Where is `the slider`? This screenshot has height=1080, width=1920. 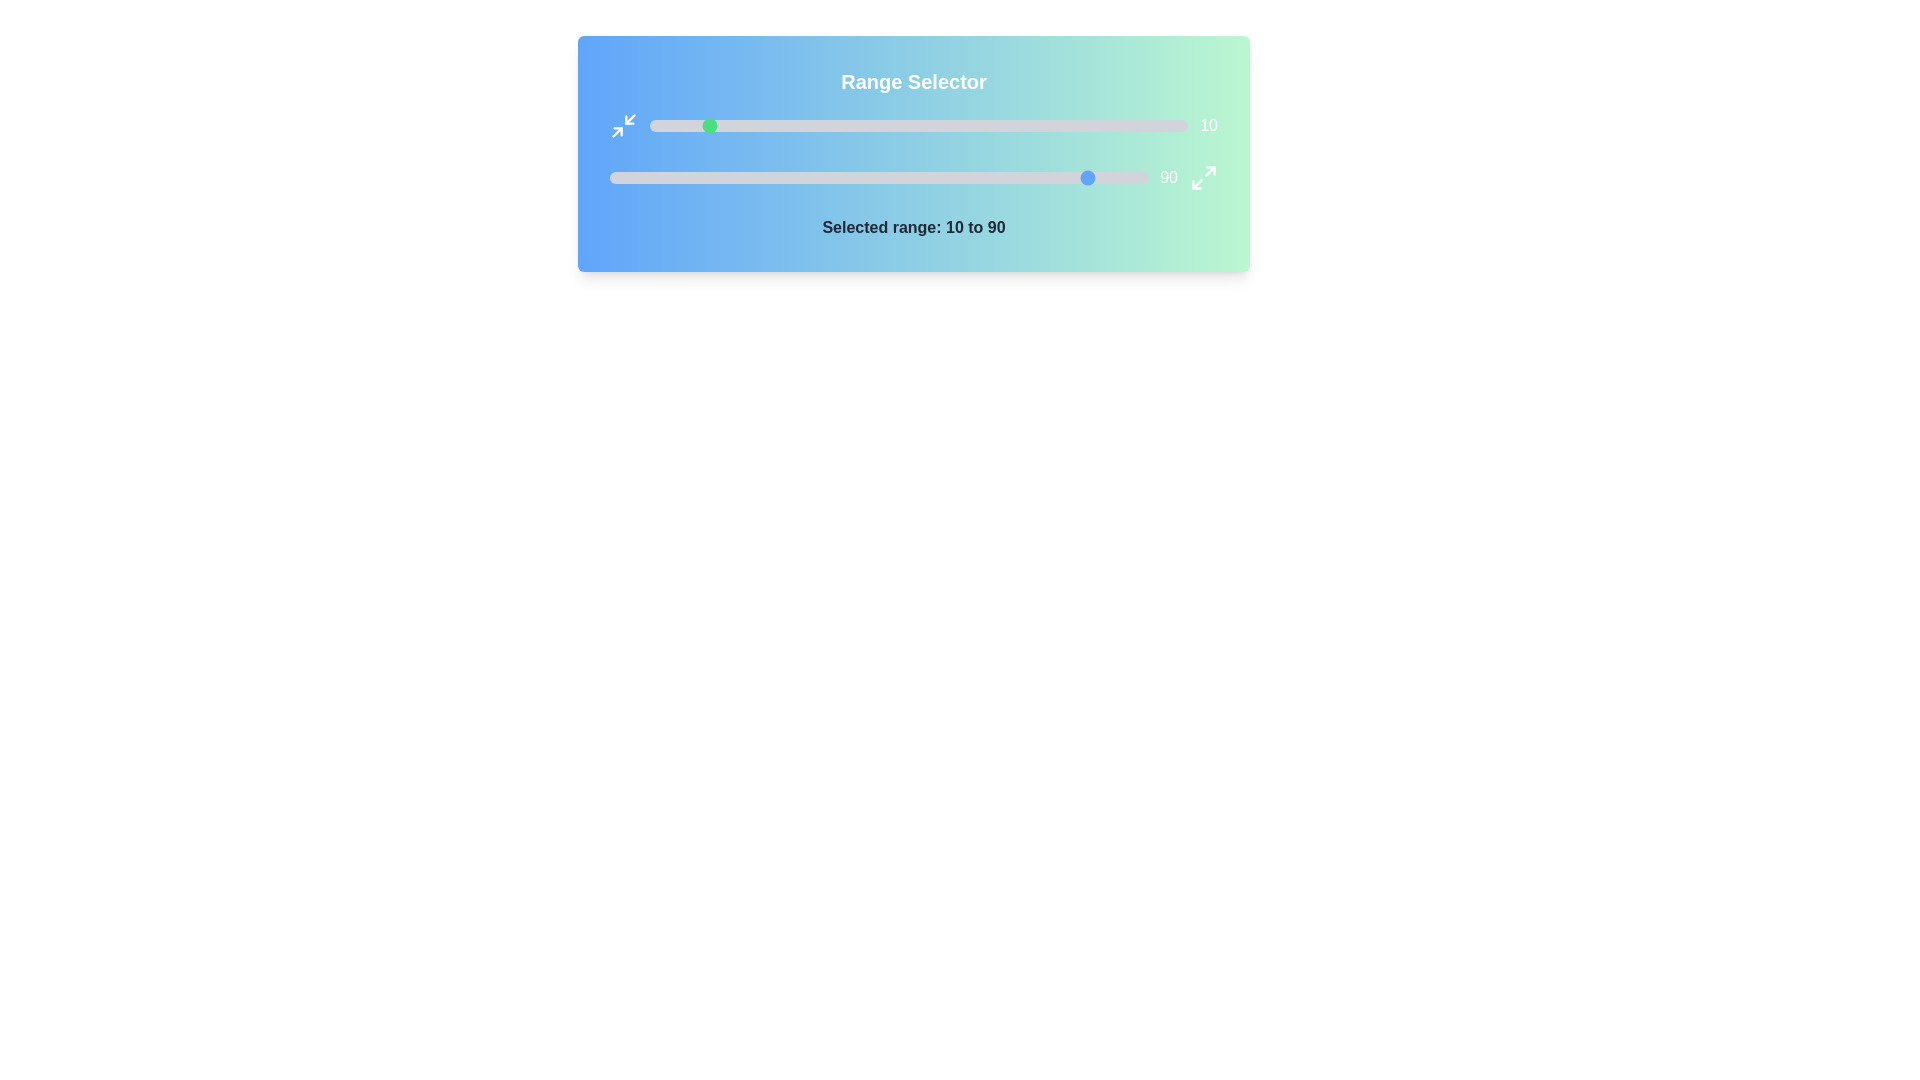 the slider is located at coordinates (698, 126).